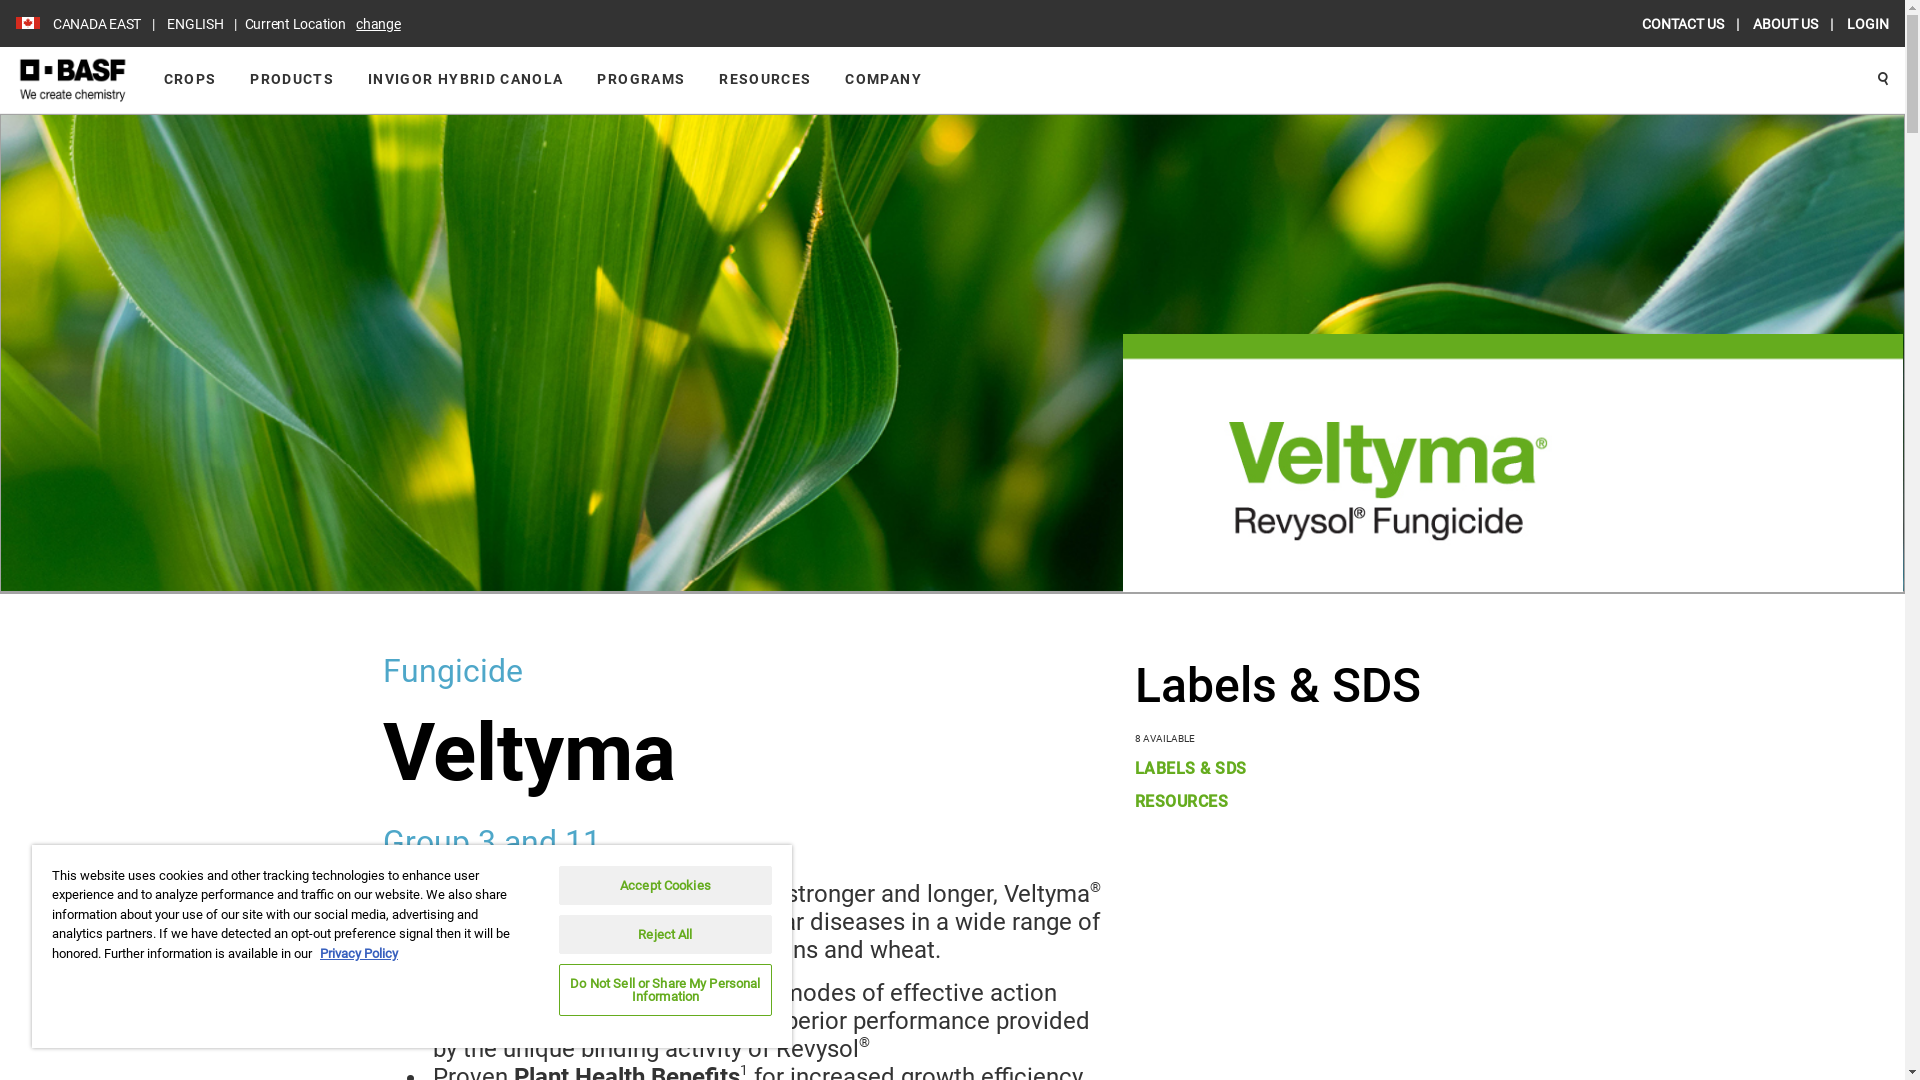 This screenshot has height=1080, width=1920. What do you see at coordinates (291, 78) in the screenshot?
I see `'PRODUCTS'` at bounding box center [291, 78].